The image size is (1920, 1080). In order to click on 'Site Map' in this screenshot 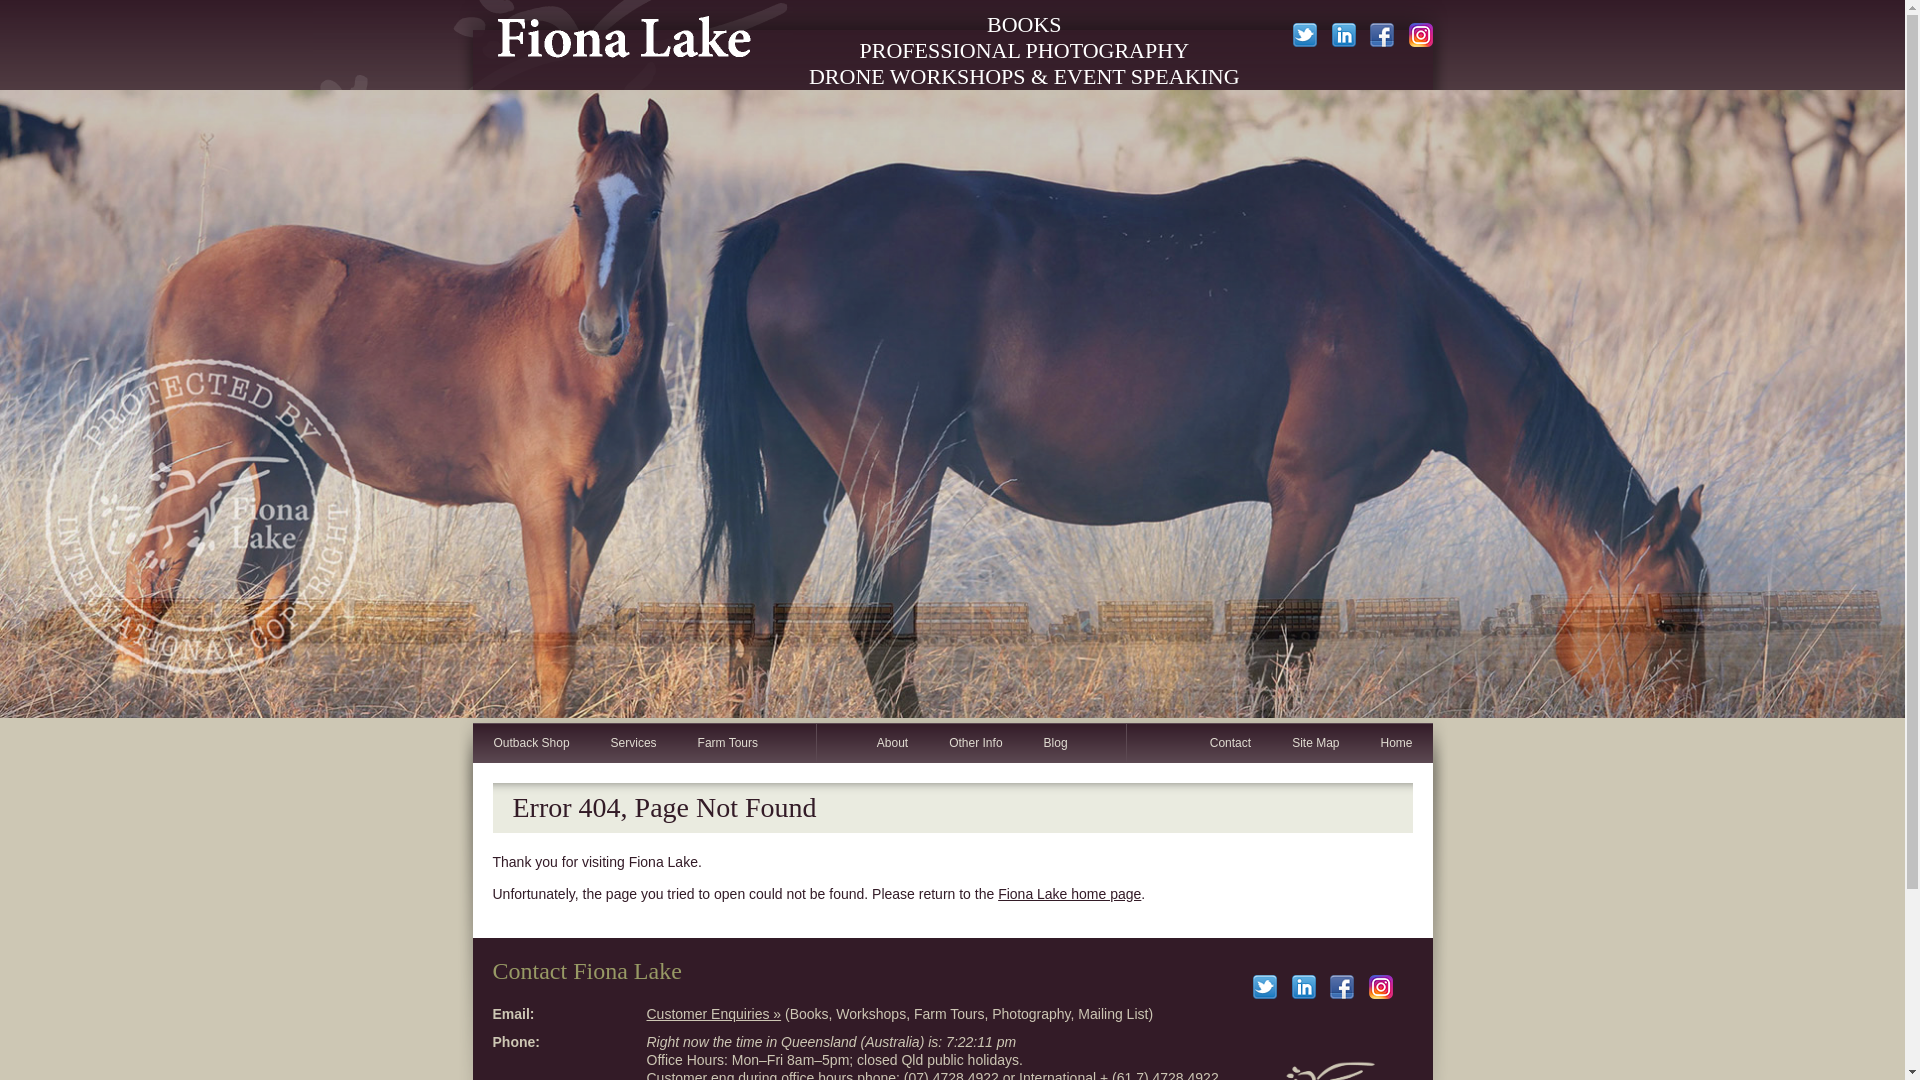, I will do `click(1315, 743)`.